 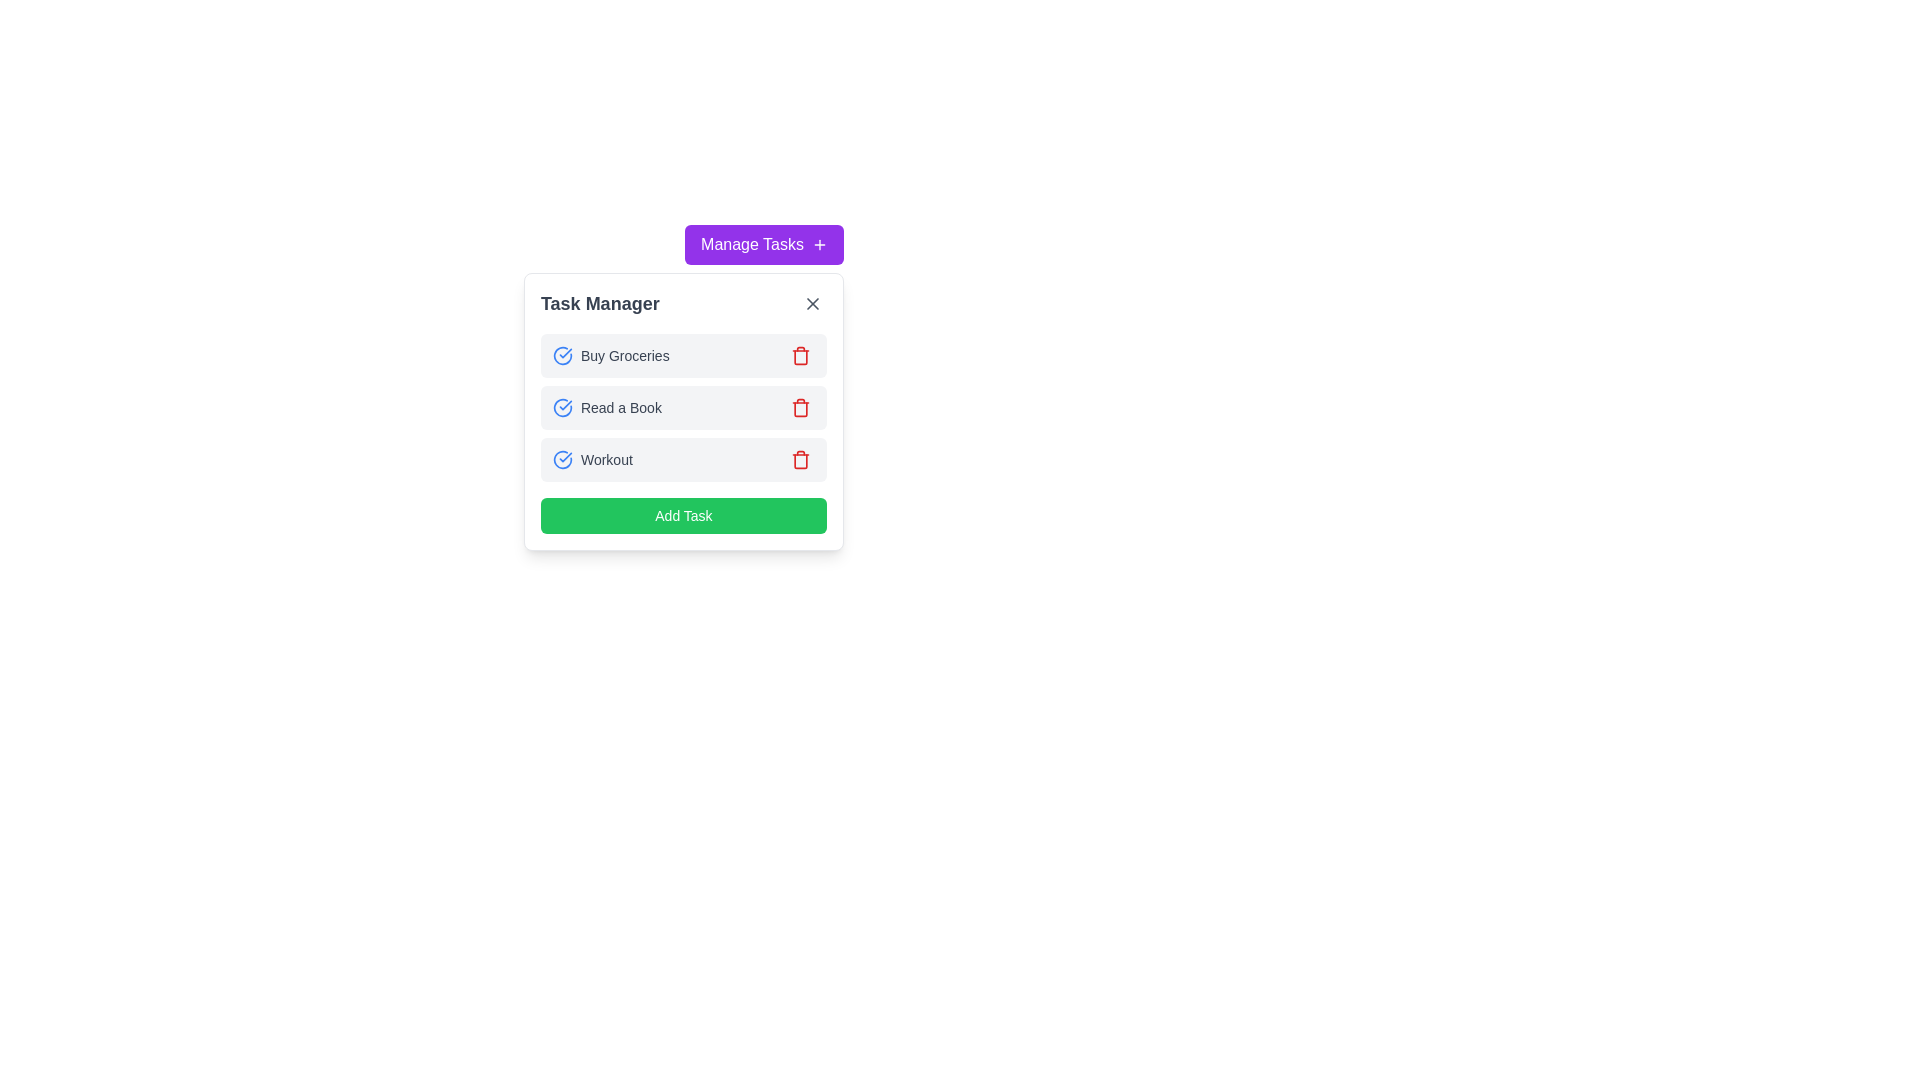 I want to click on the rectangular 'Add Task' button with a green background and white text to visualize hover effects, so click(x=683, y=515).